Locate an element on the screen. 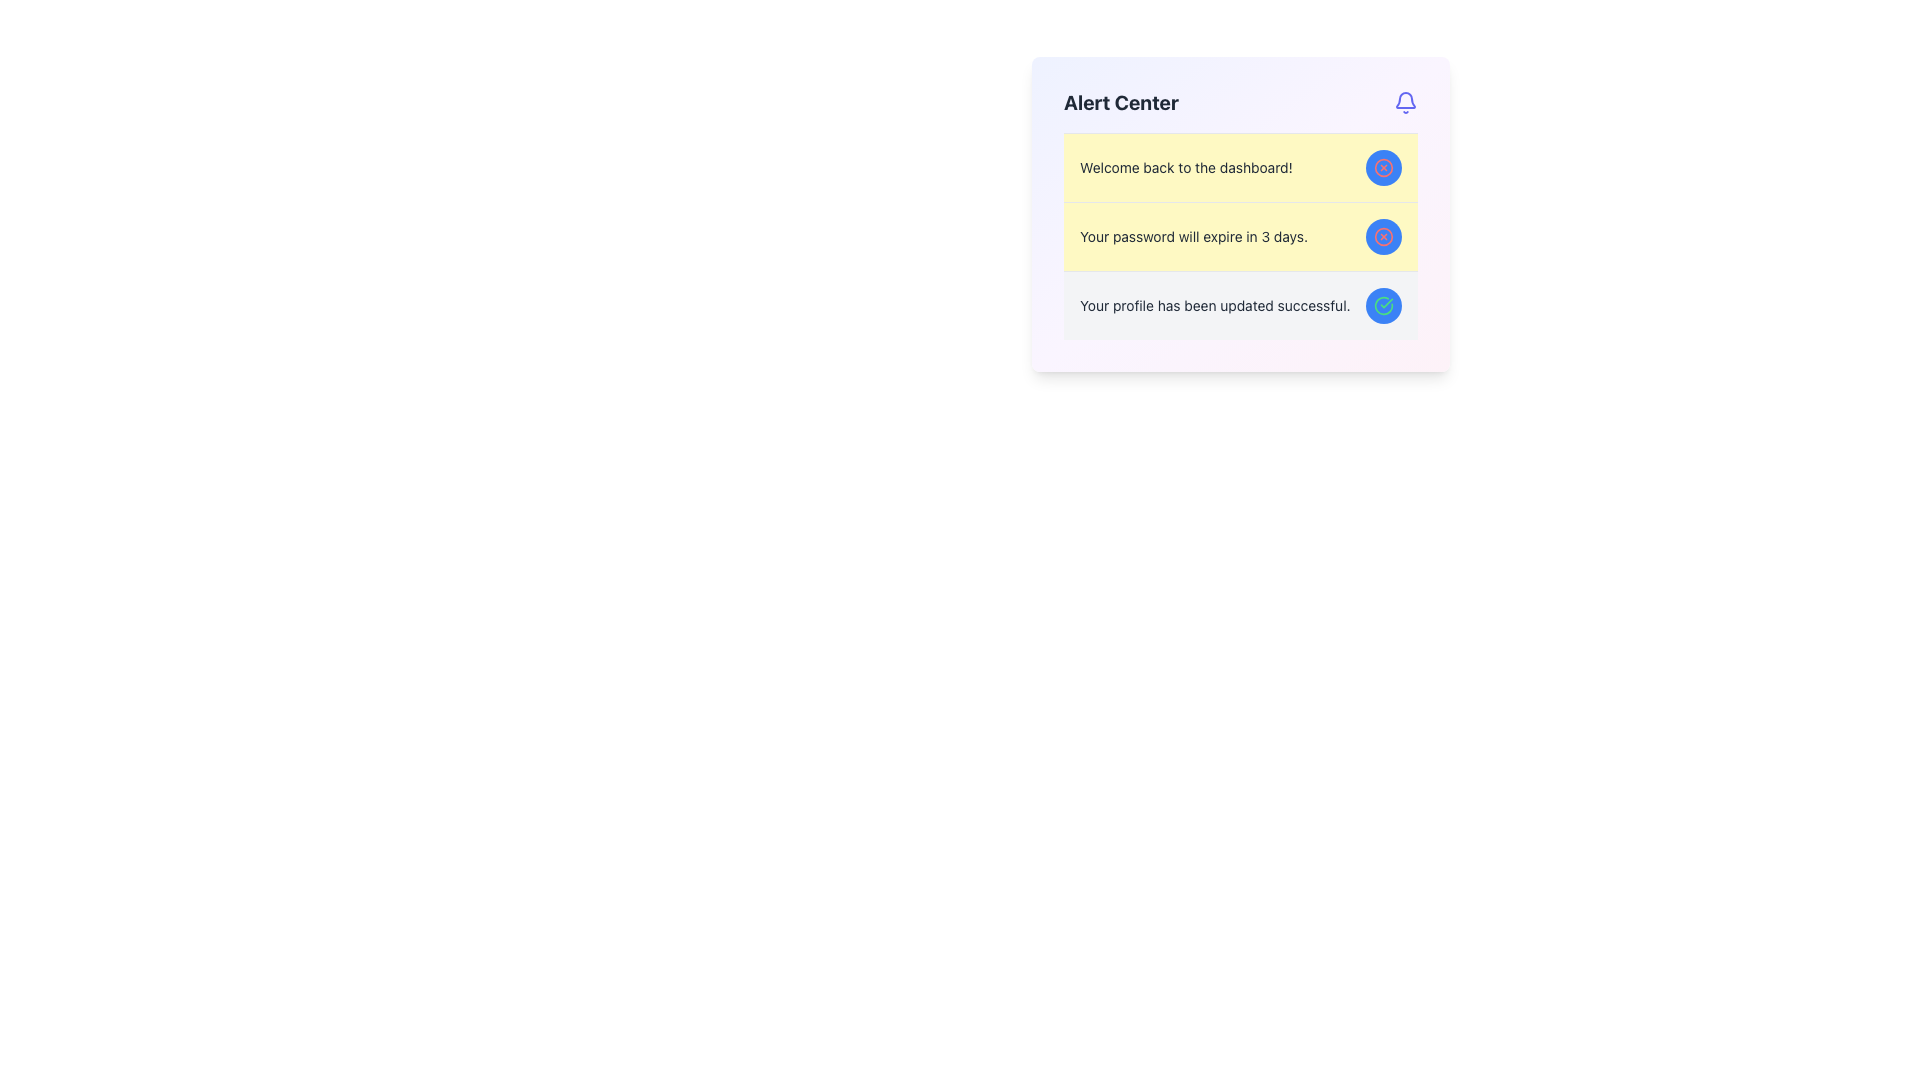 The height and width of the screenshot is (1080, 1920). the second notification message box in the alert center pane that informs about the status of password expiry is located at coordinates (1240, 235).